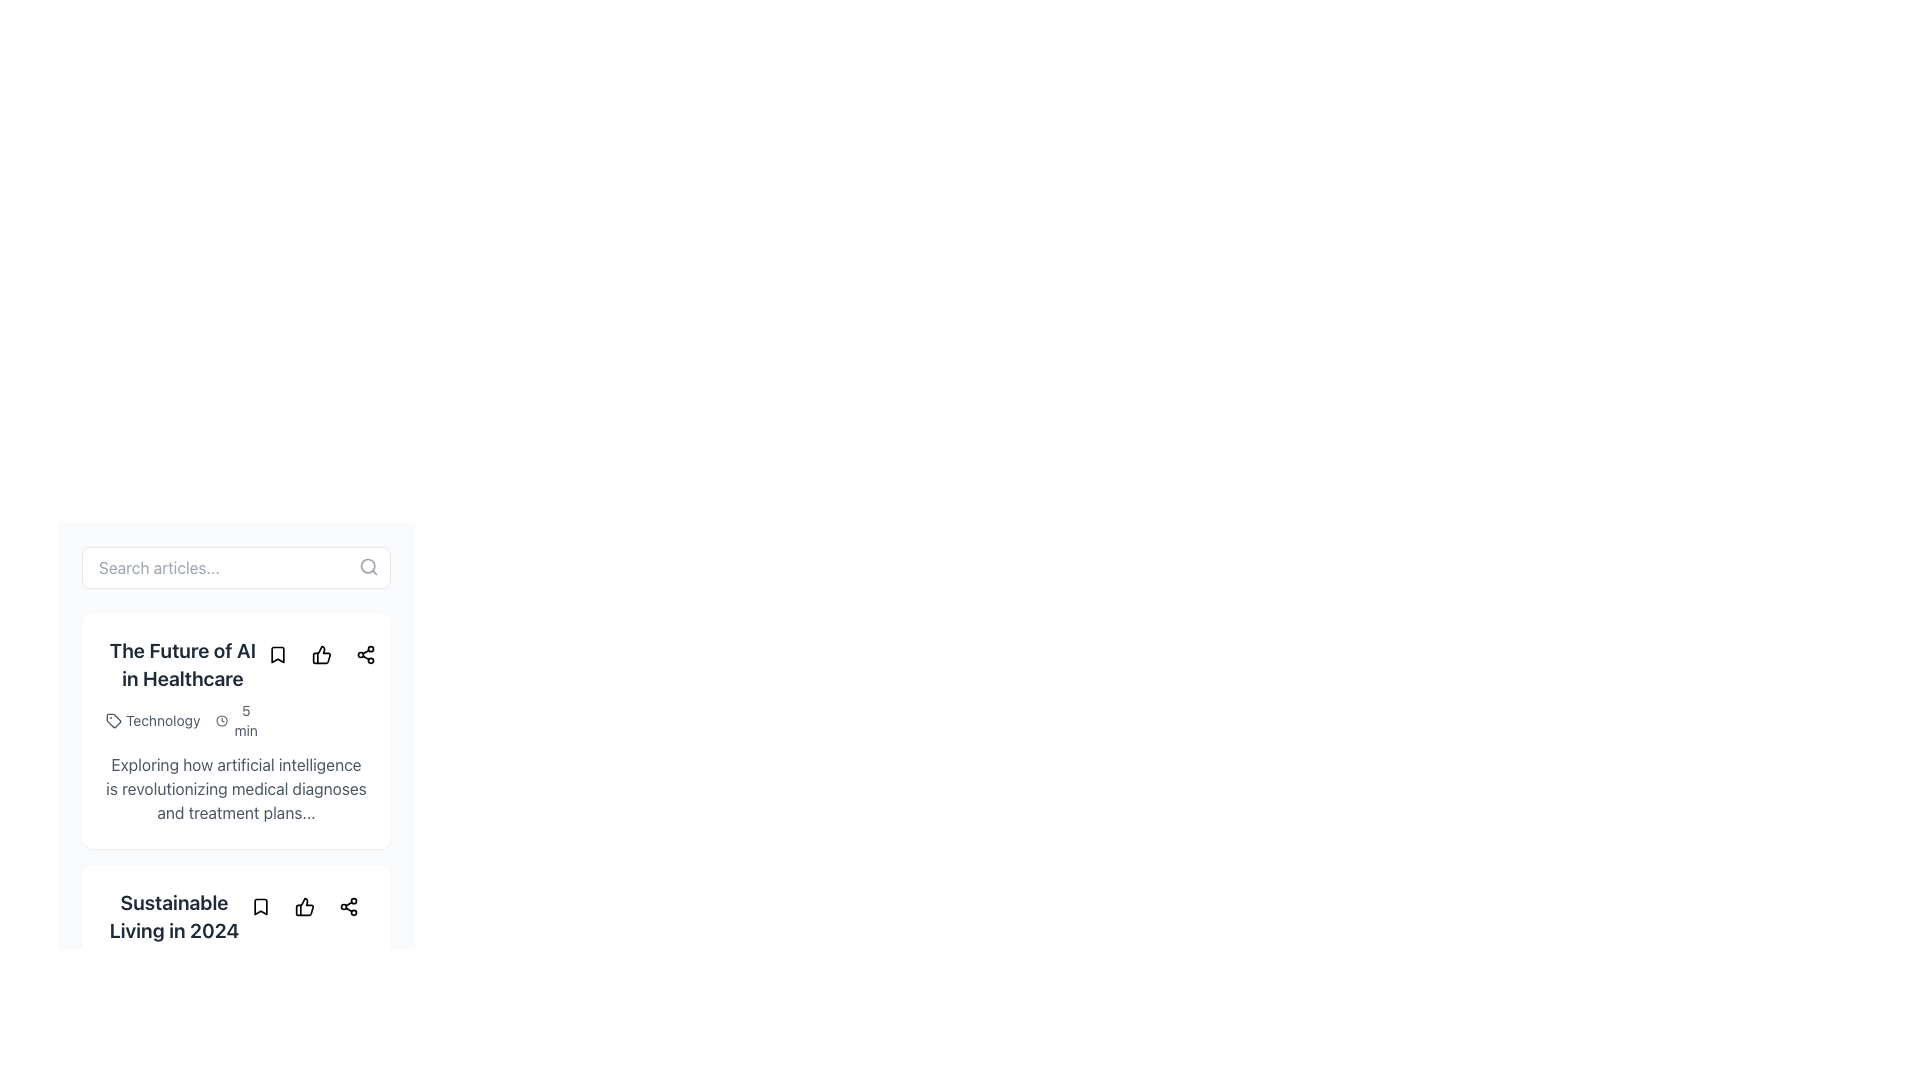 This screenshot has height=1080, width=1920. Describe the element at coordinates (304, 906) in the screenshot. I see `the approval button located below the 'Sustainable Living in 2024' article` at that location.